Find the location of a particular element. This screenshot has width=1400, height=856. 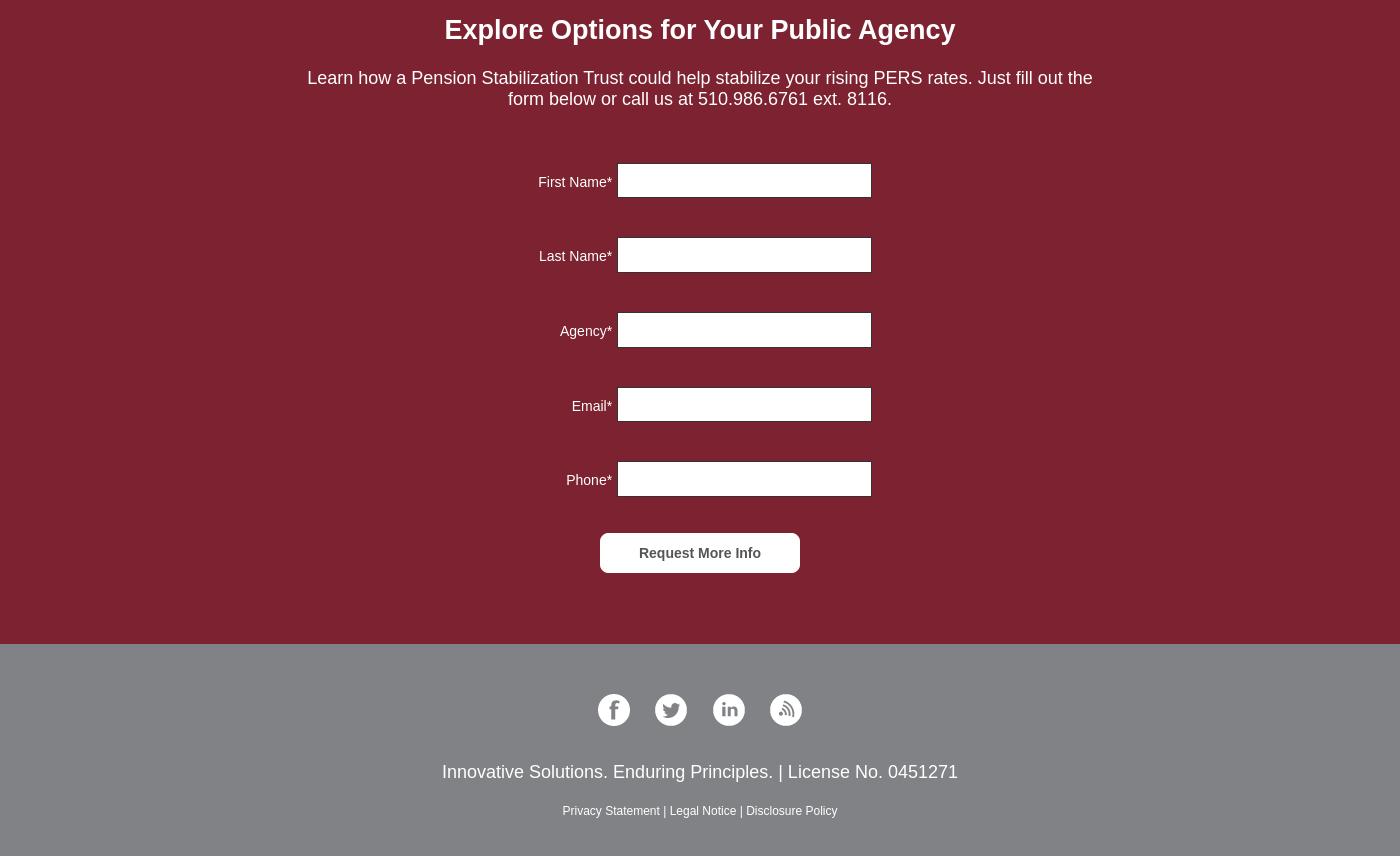

'Last Name' is located at coordinates (538, 255).